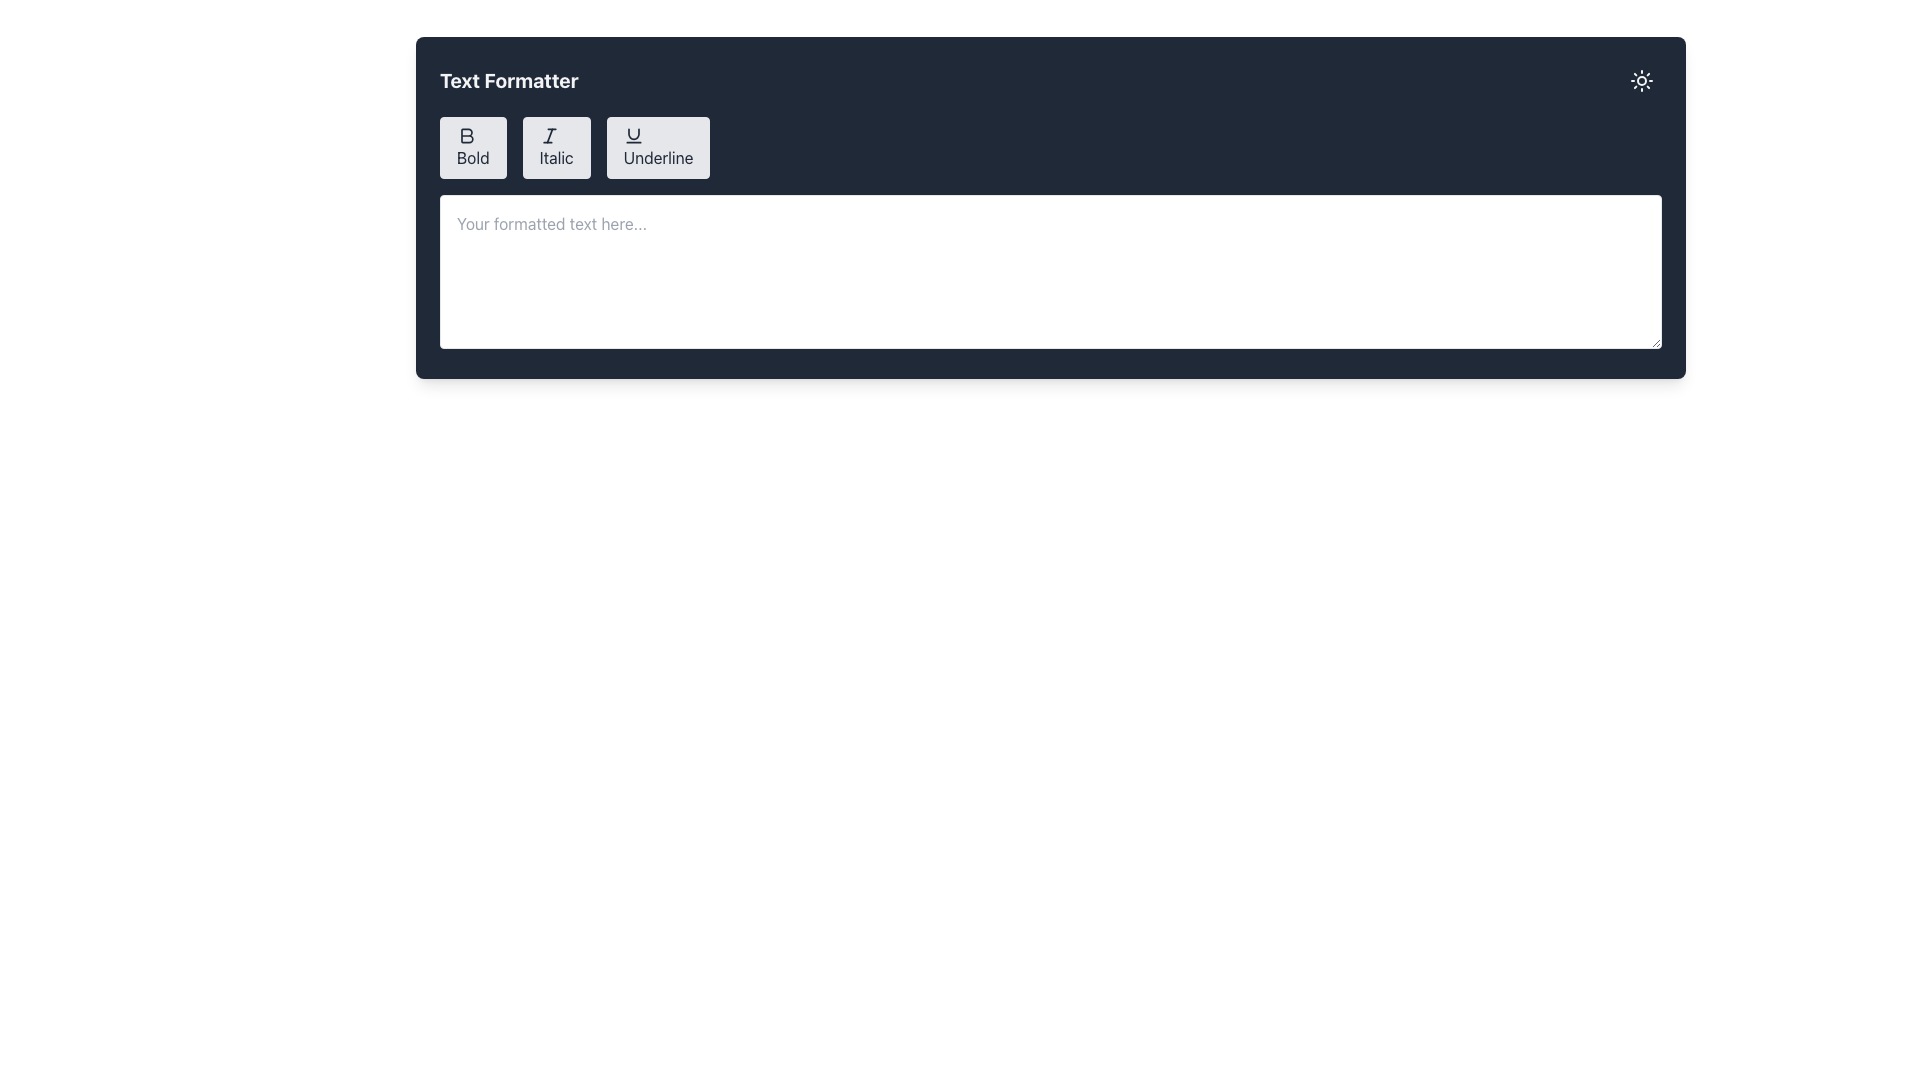 The height and width of the screenshot is (1080, 1920). What do you see at coordinates (1641, 80) in the screenshot?
I see `the sun icon located in the top-right corner of the interface` at bounding box center [1641, 80].